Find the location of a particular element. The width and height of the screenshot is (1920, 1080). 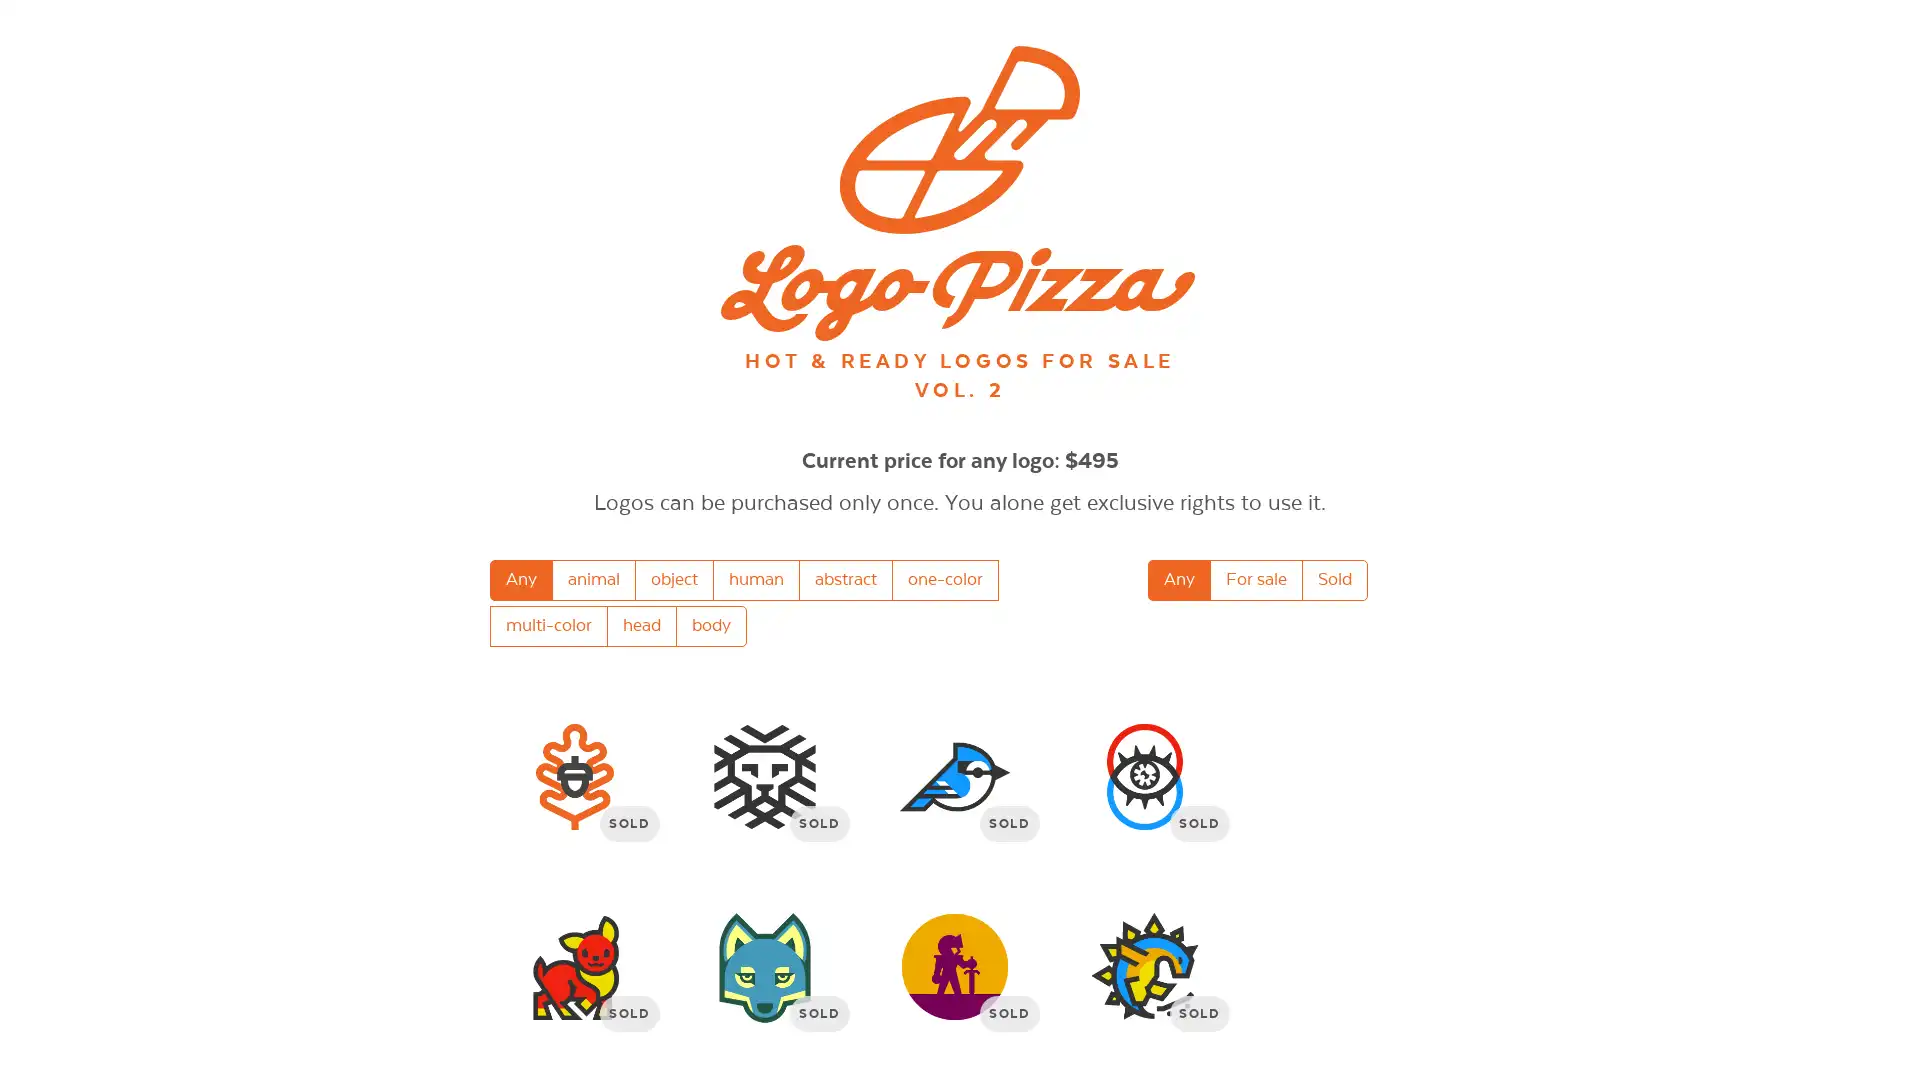

Sold is located at coordinates (1334, 580).